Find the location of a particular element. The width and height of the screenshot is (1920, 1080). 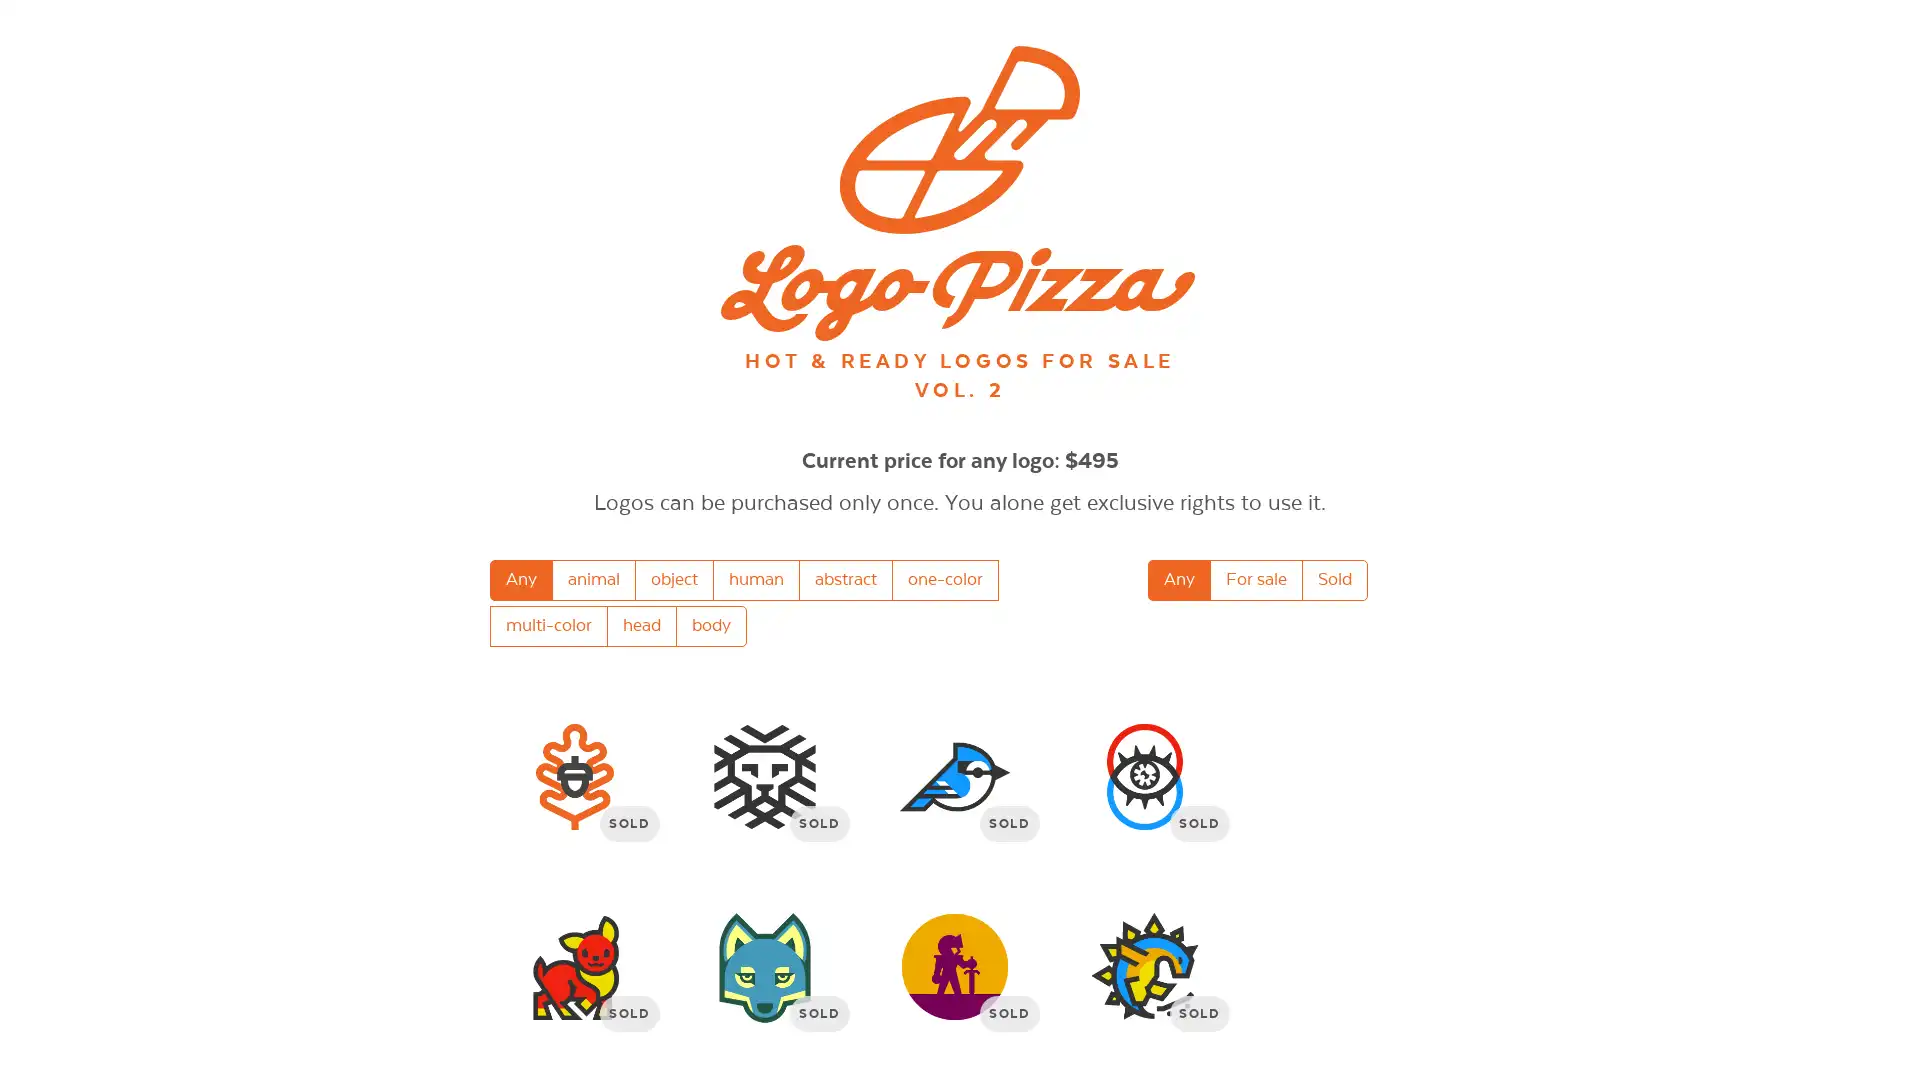

Sold is located at coordinates (1334, 580).